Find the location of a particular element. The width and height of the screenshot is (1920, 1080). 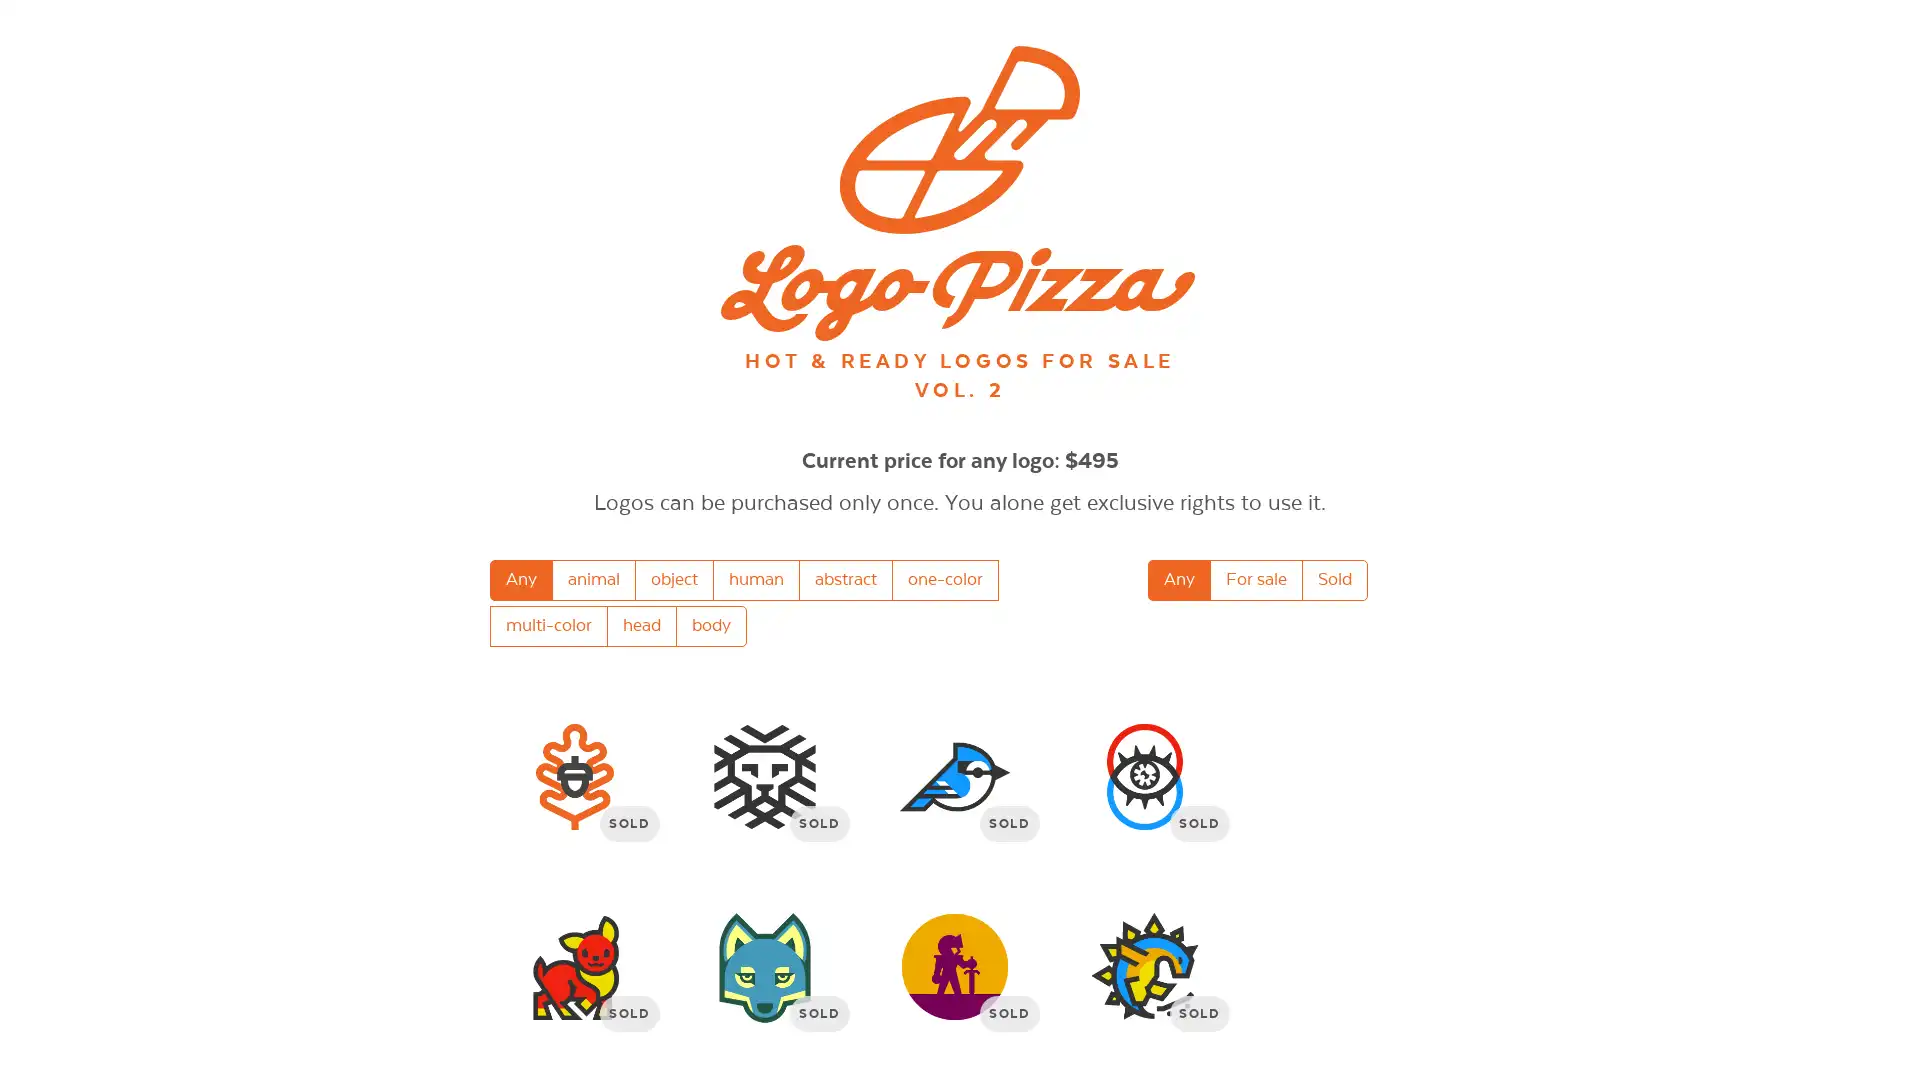

Sold is located at coordinates (1334, 580).